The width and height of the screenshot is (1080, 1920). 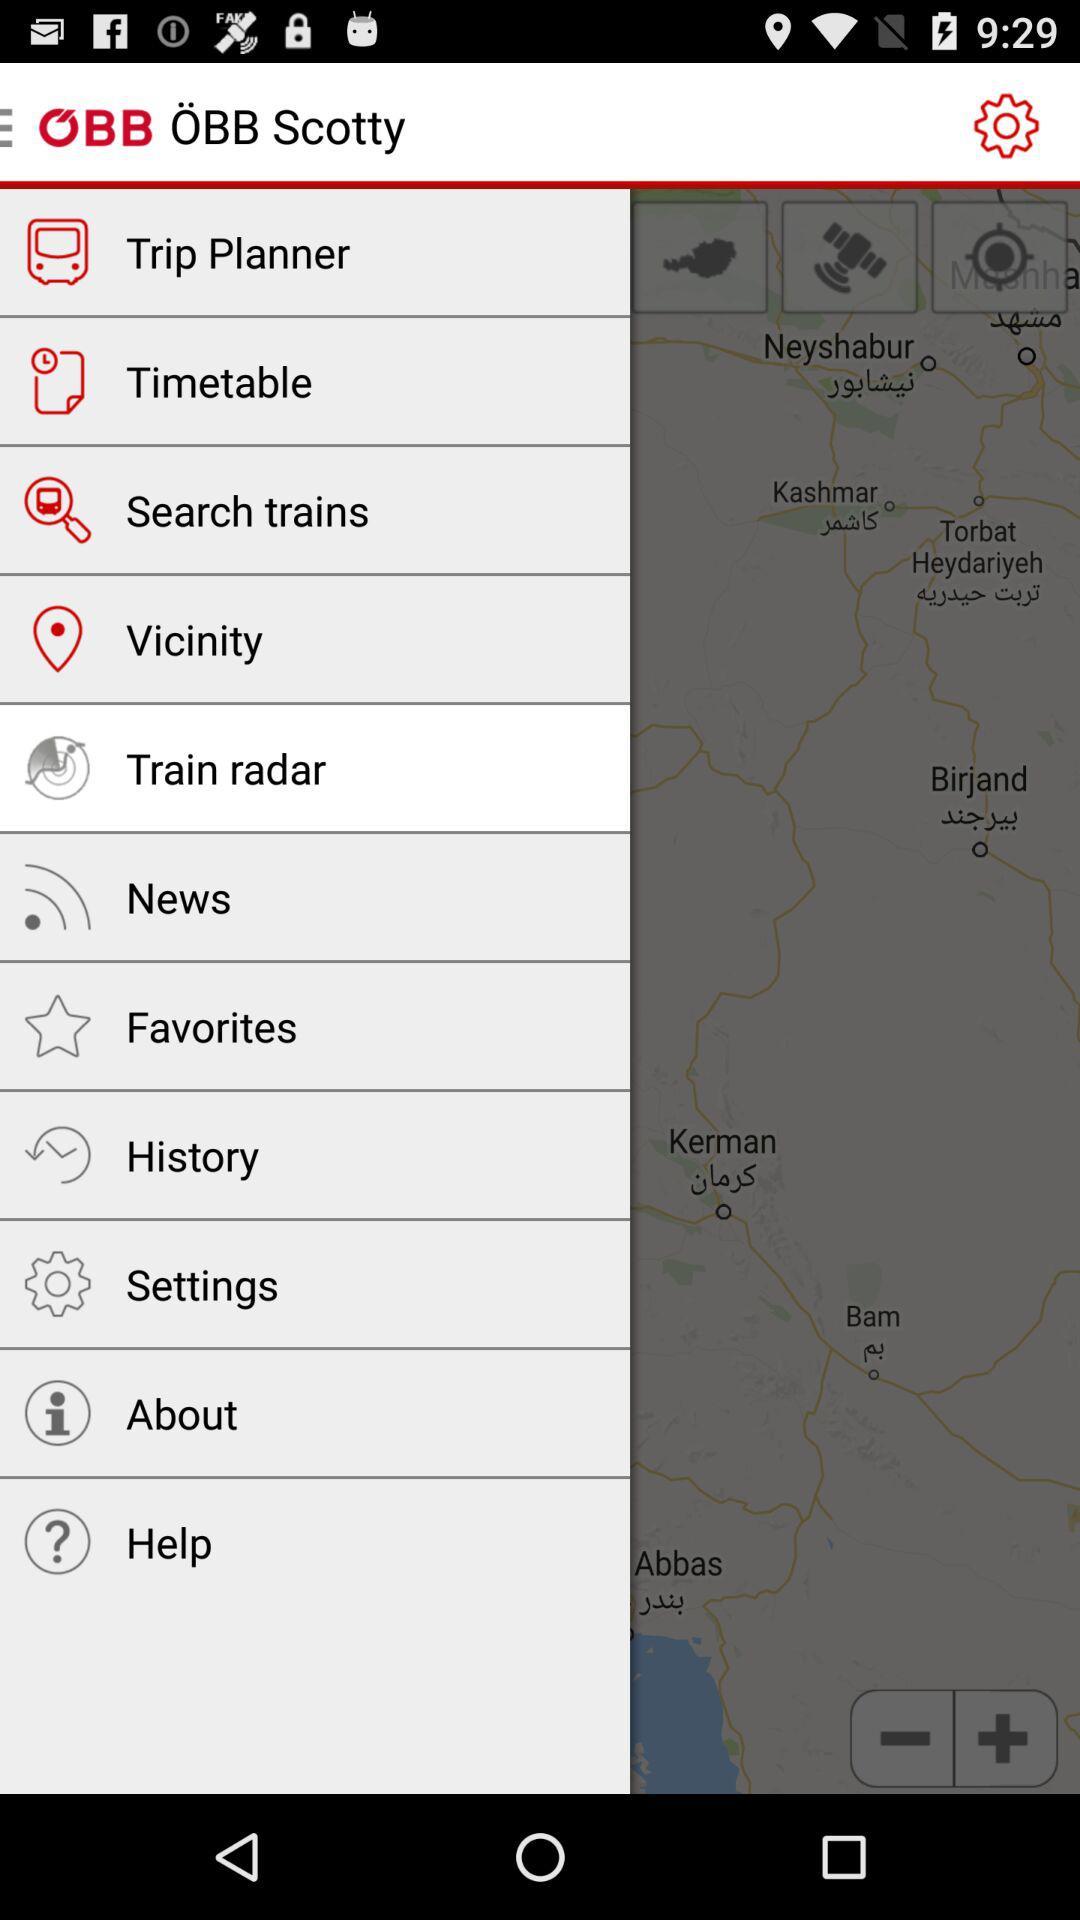 What do you see at coordinates (237, 251) in the screenshot?
I see `the trip planner app` at bounding box center [237, 251].